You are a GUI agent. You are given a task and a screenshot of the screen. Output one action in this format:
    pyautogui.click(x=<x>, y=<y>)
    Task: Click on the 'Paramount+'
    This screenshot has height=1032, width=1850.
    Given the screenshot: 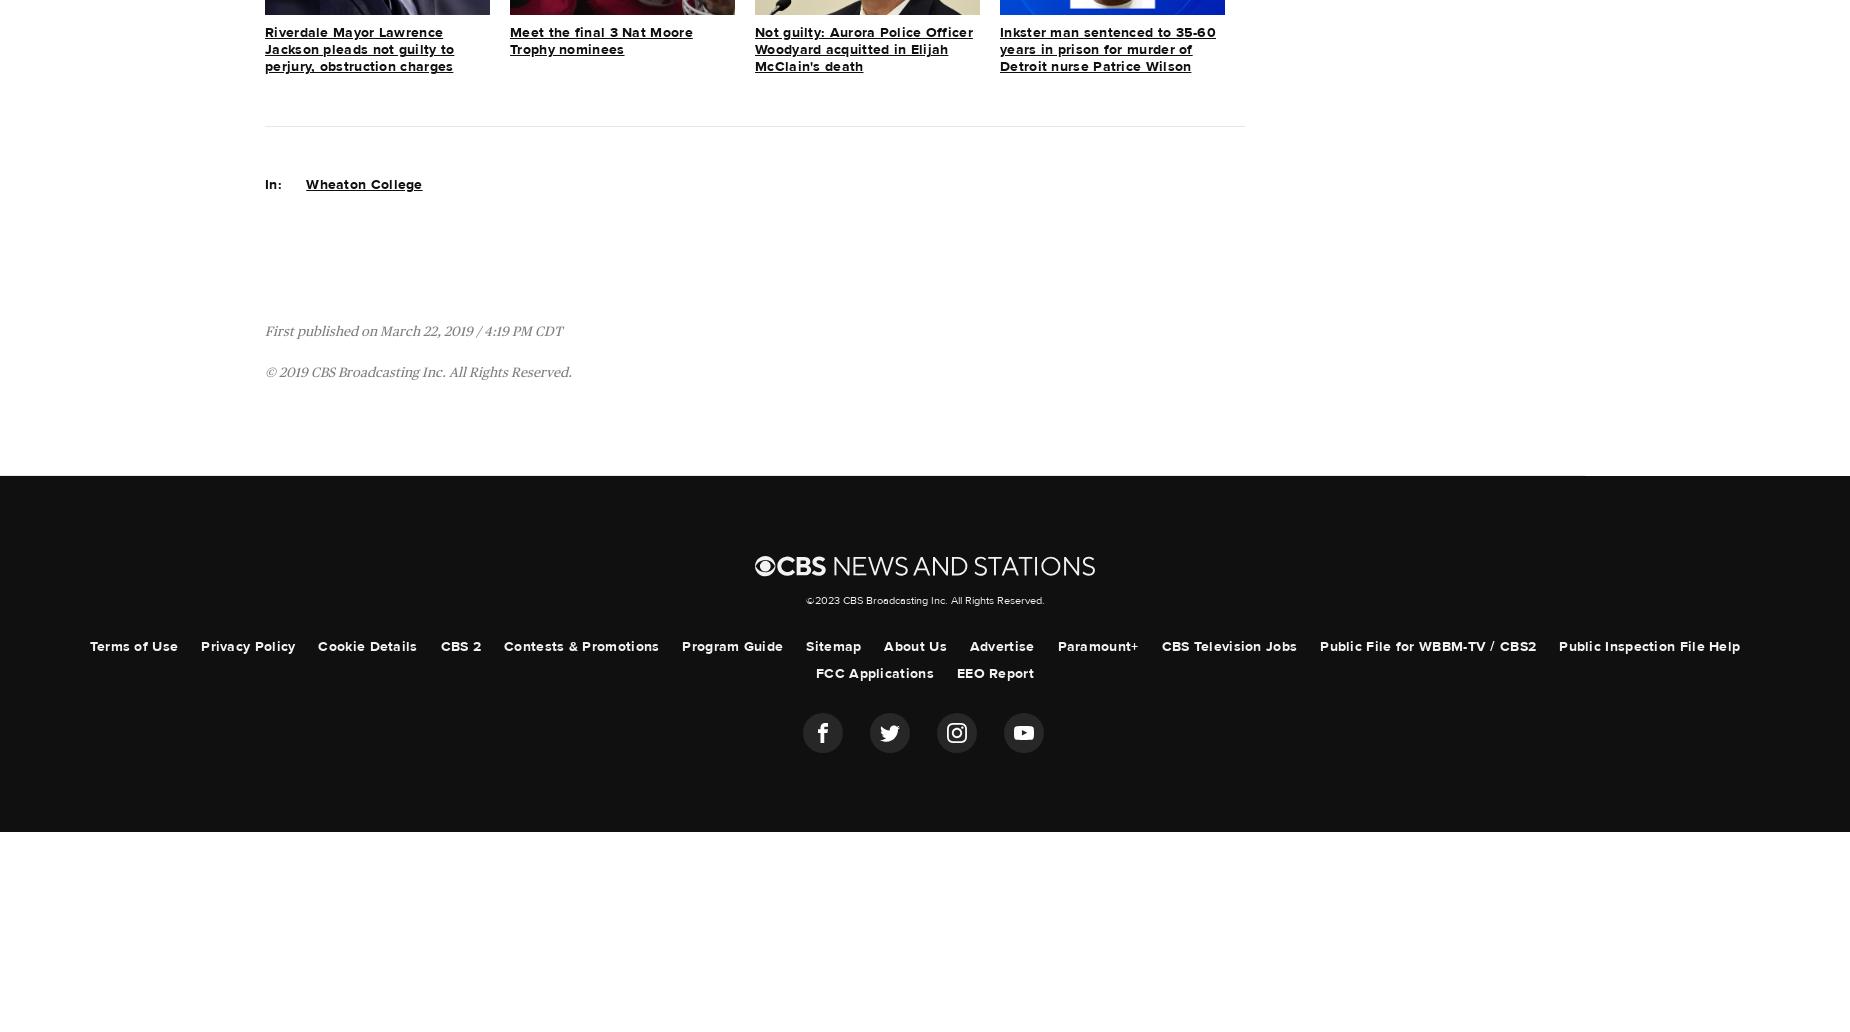 What is the action you would take?
    pyautogui.click(x=1056, y=645)
    